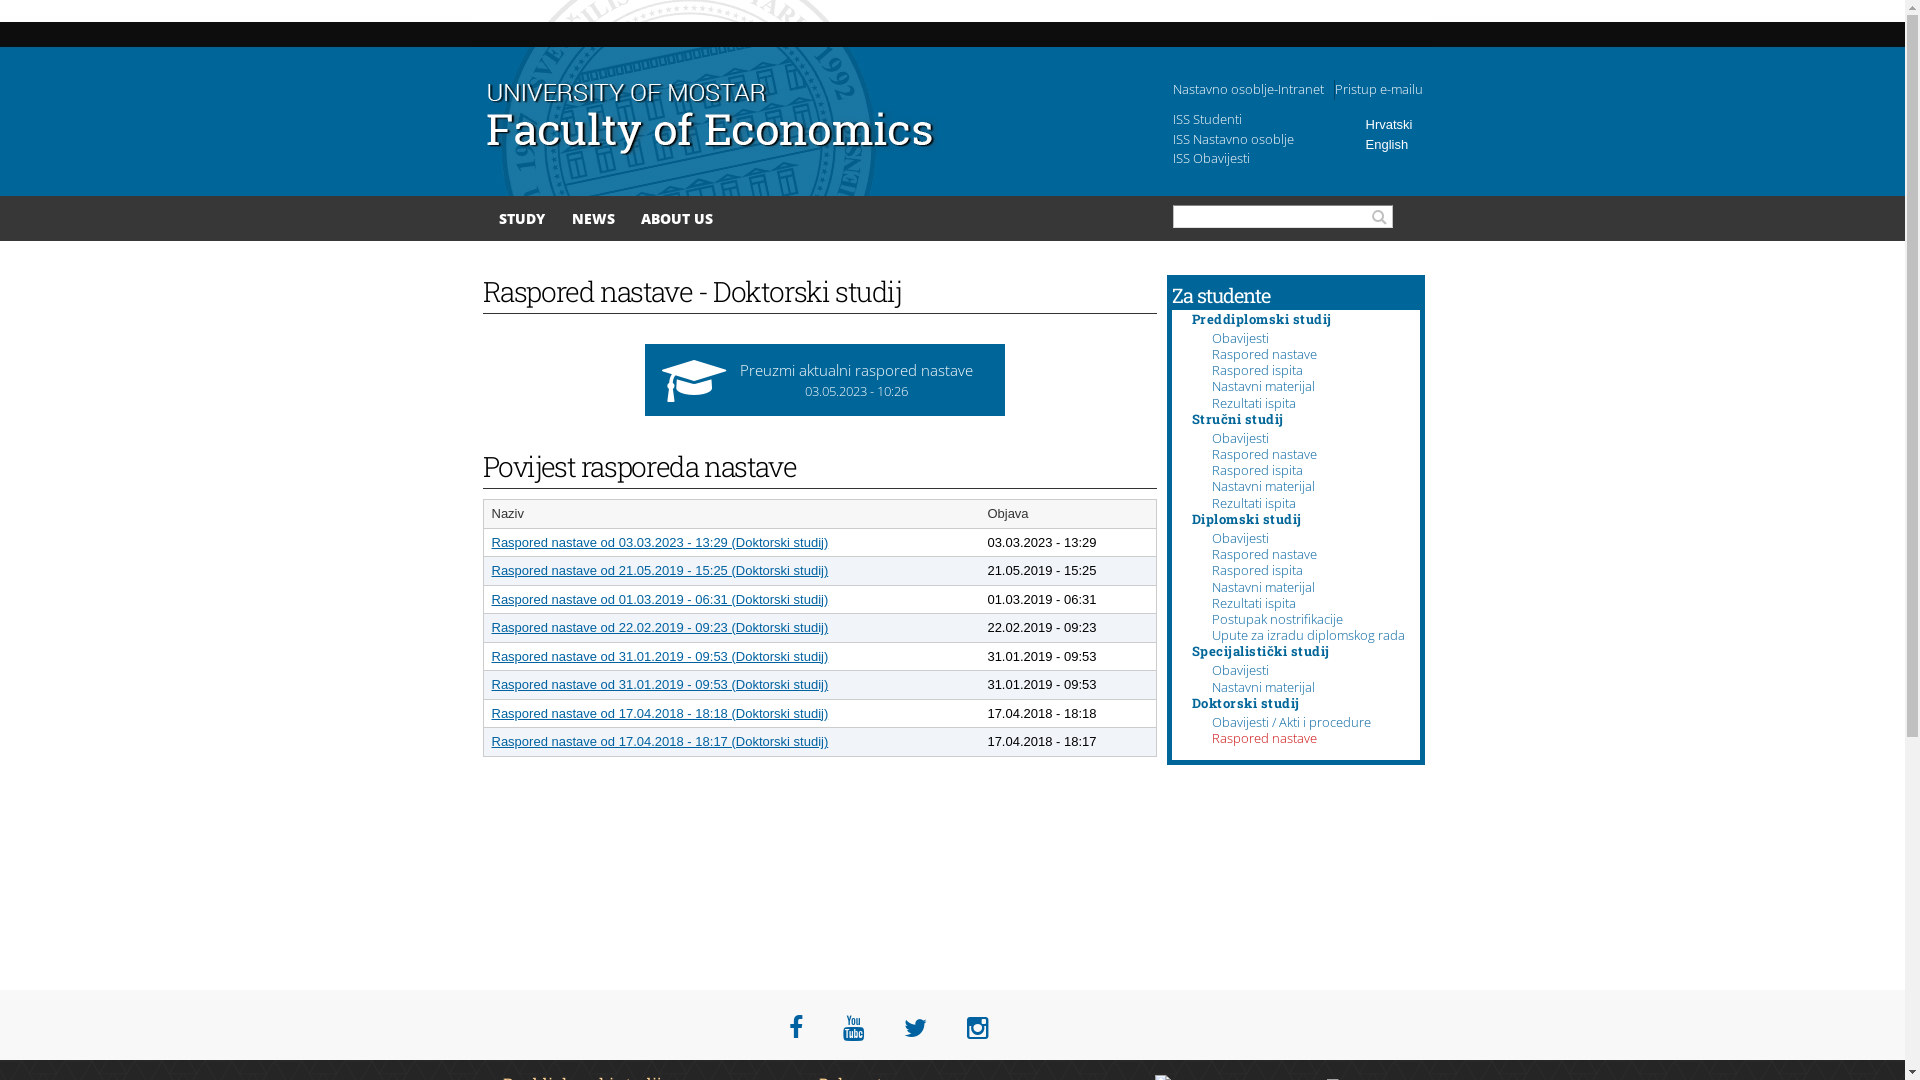 The height and width of the screenshot is (1080, 1920). I want to click on 'Postupak nostrifikacije', so click(1276, 617).